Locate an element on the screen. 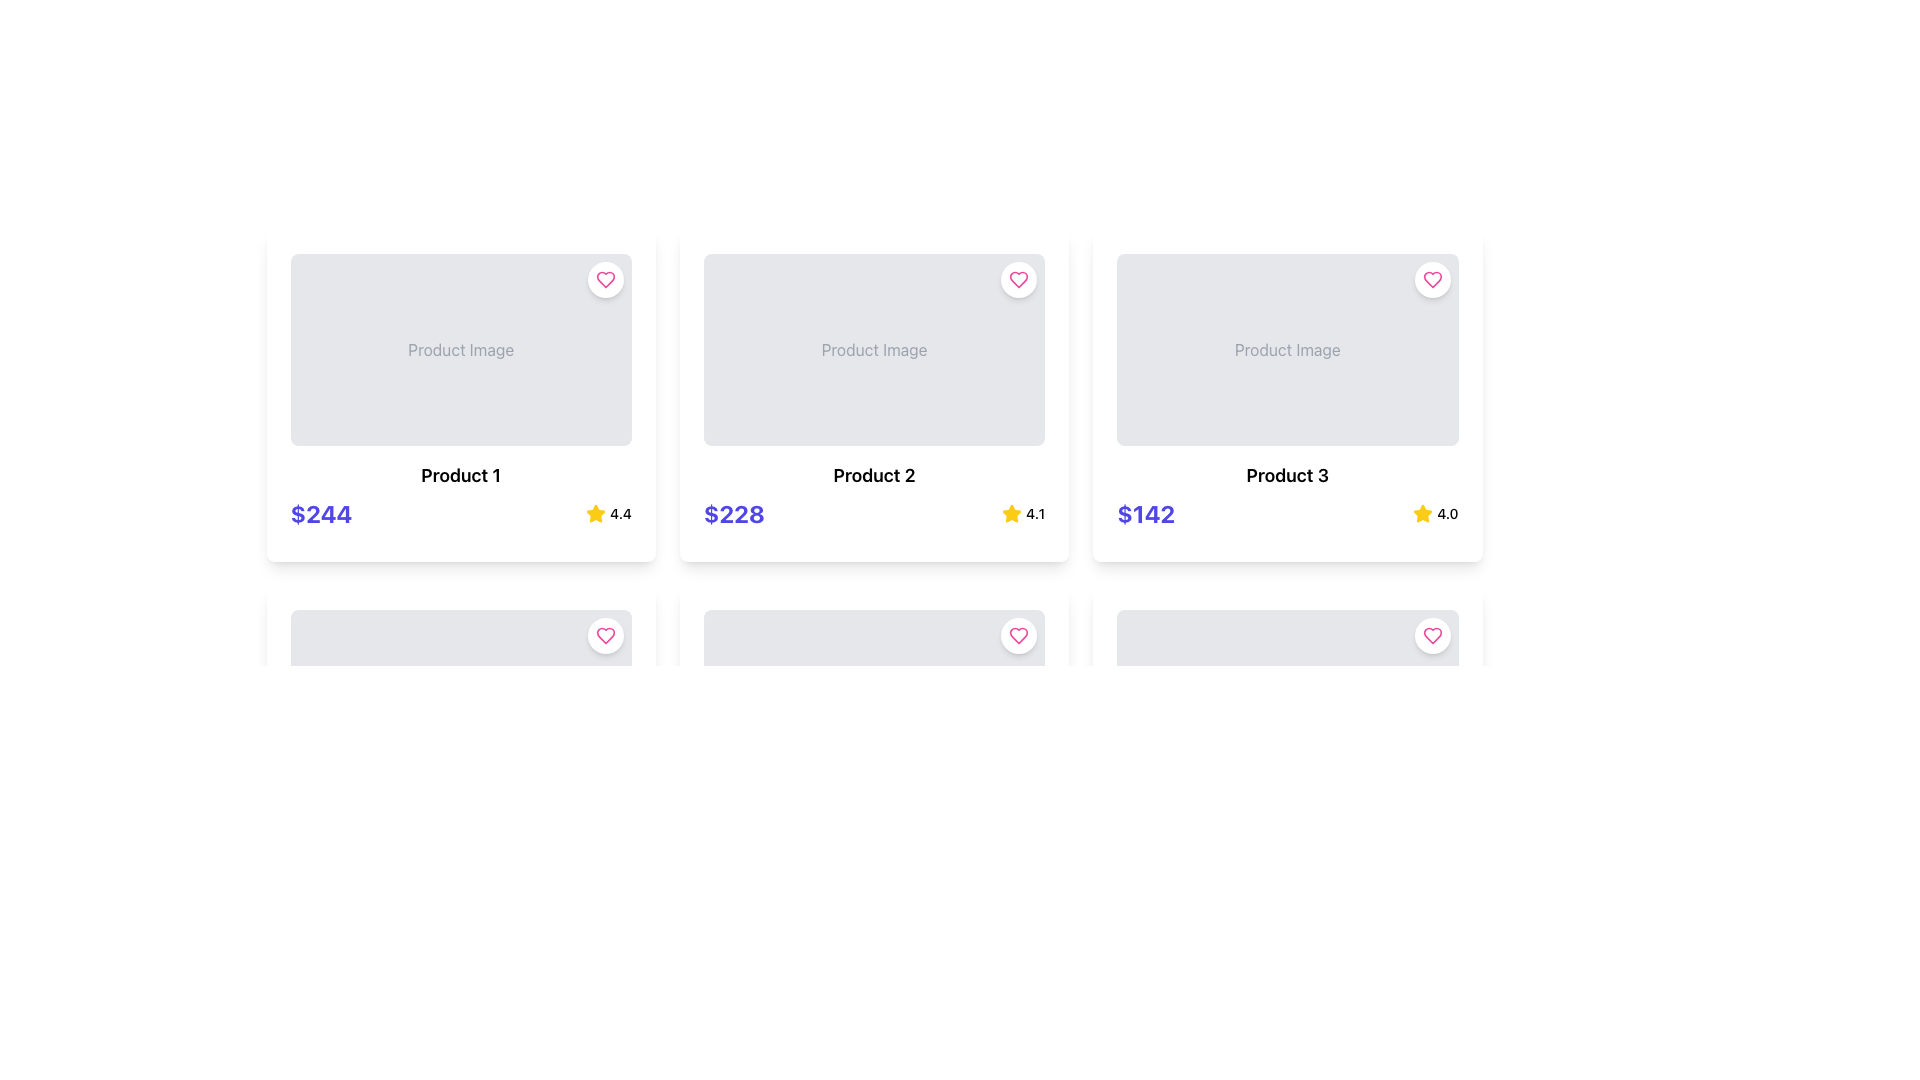 The height and width of the screenshot is (1080, 1920). the heart-shaped icon with a pink border in the top-right corner of the 'Product 3' card is located at coordinates (1431, 280).